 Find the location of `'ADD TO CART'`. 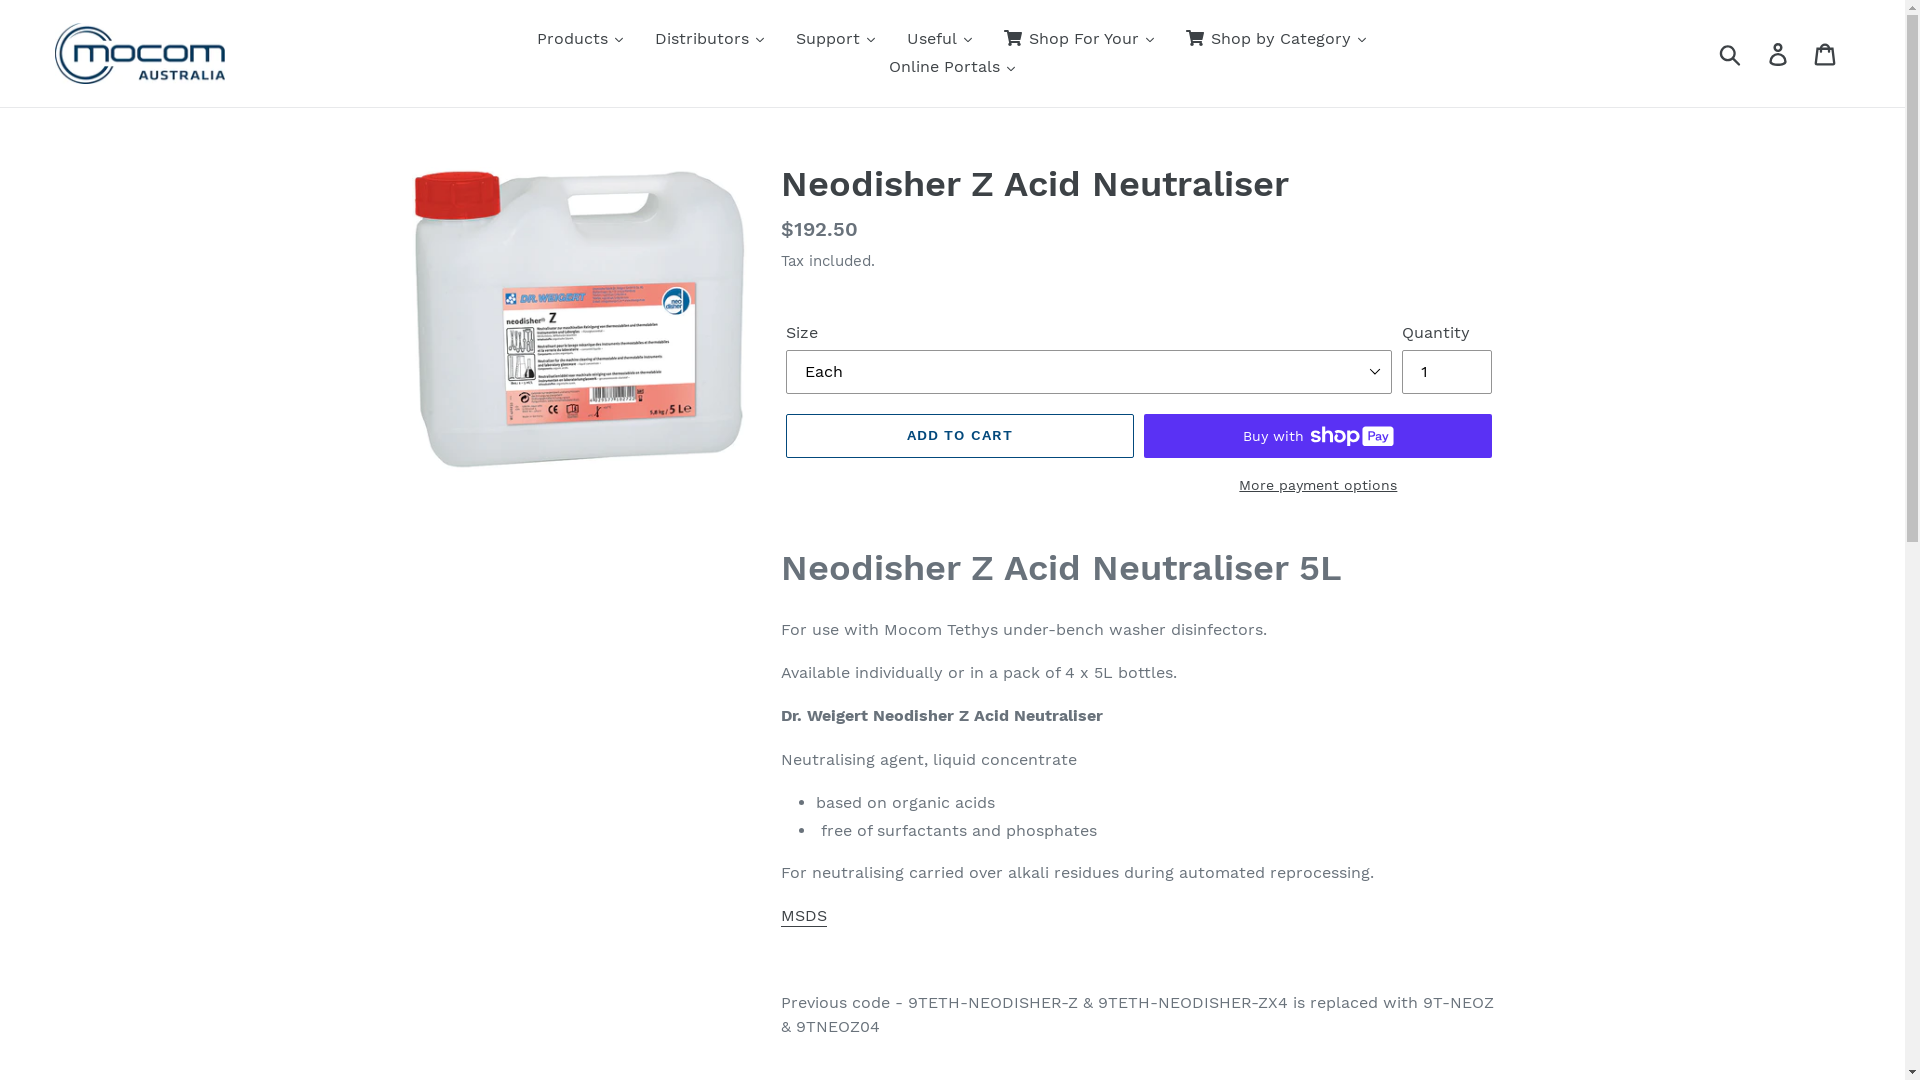

'ADD TO CART' is located at coordinates (960, 434).